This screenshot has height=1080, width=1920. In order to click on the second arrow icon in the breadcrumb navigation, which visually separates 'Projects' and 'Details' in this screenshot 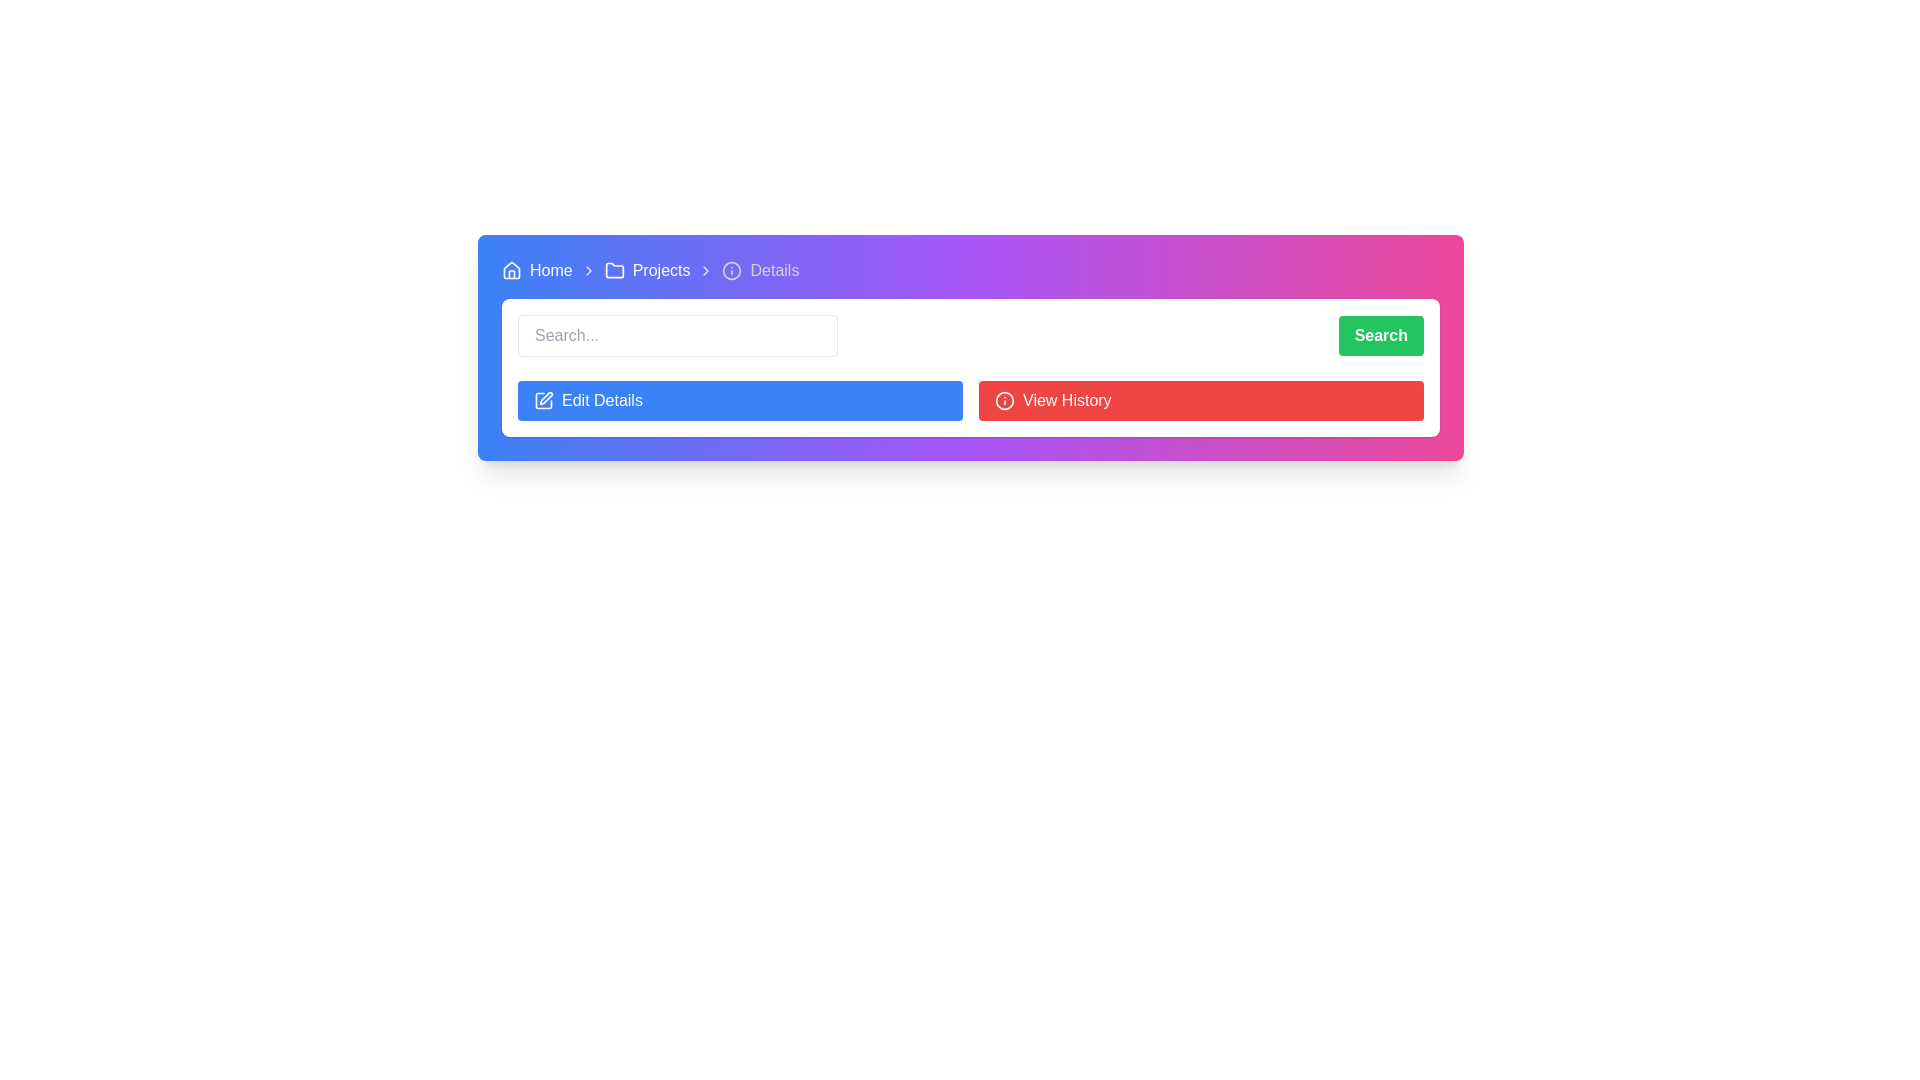, I will do `click(706, 270)`.